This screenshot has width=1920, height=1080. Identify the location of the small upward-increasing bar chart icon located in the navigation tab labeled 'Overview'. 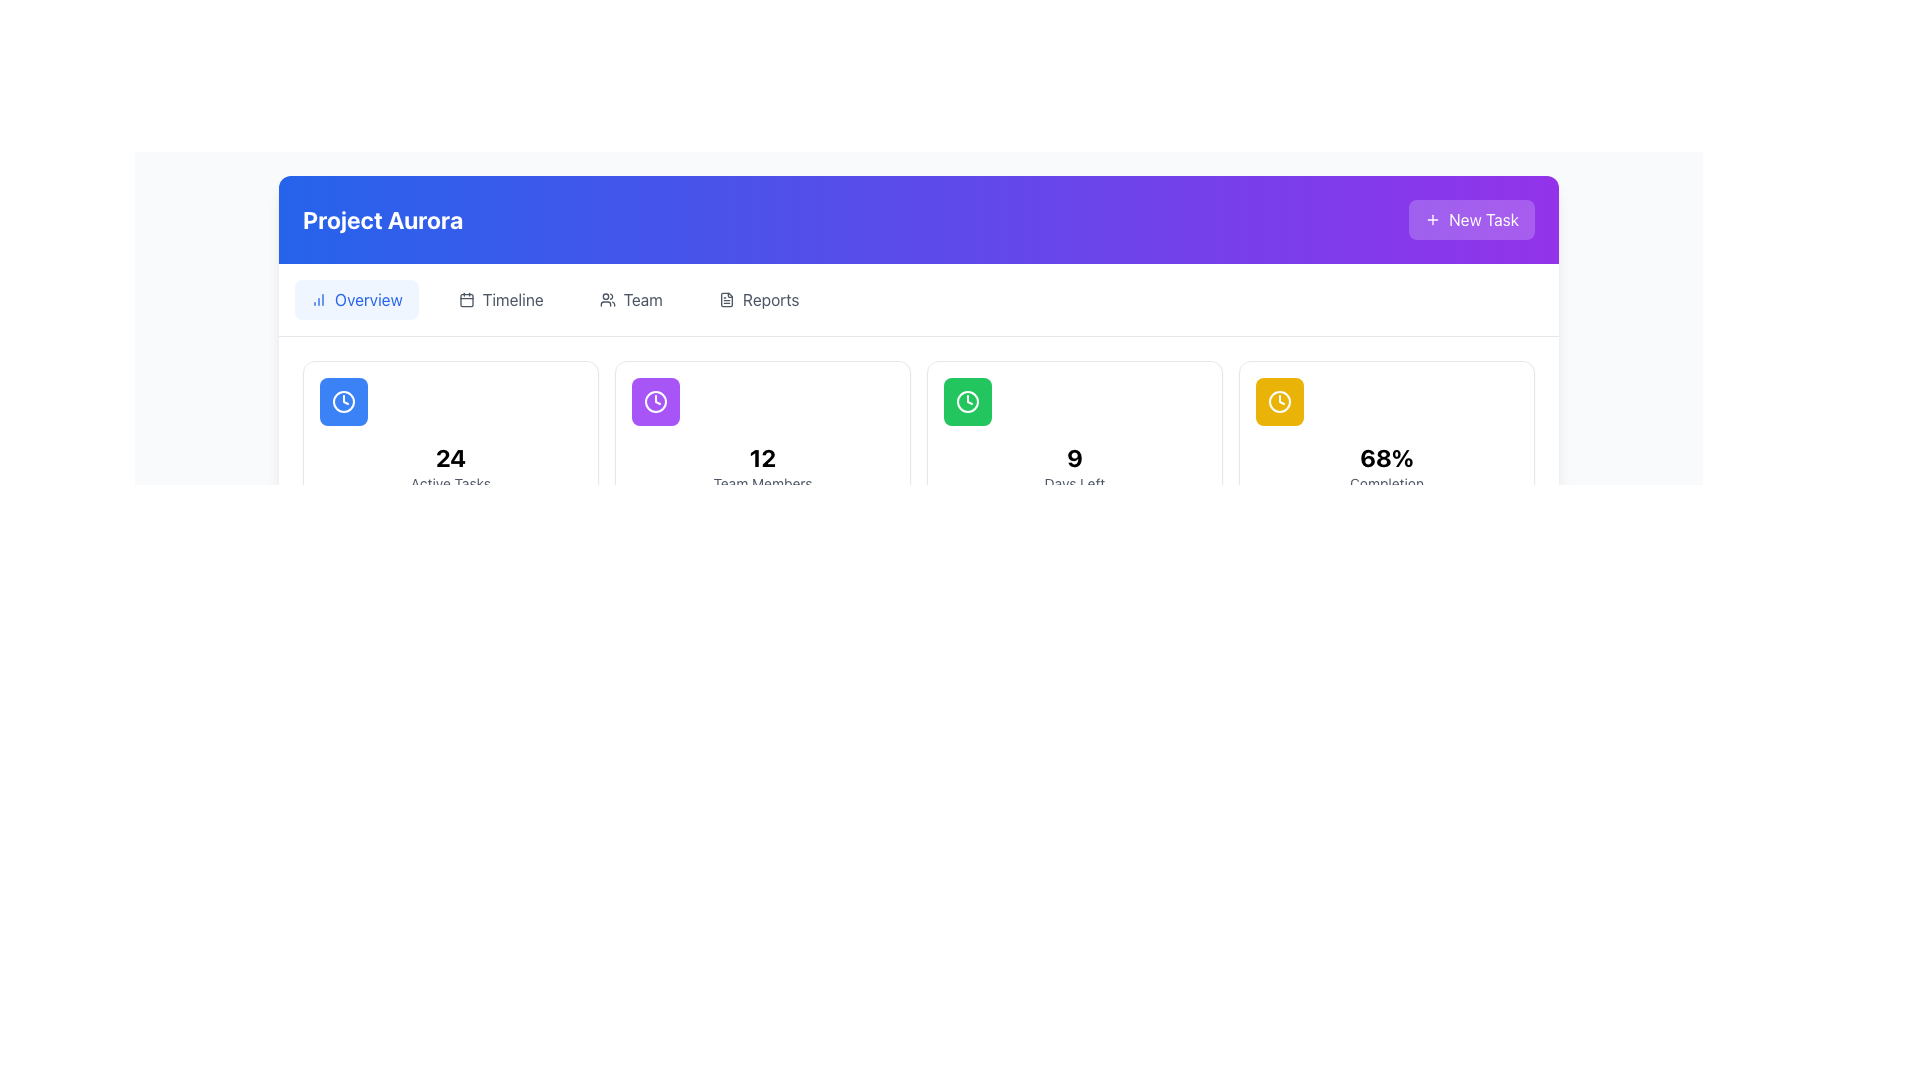
(317, 300).